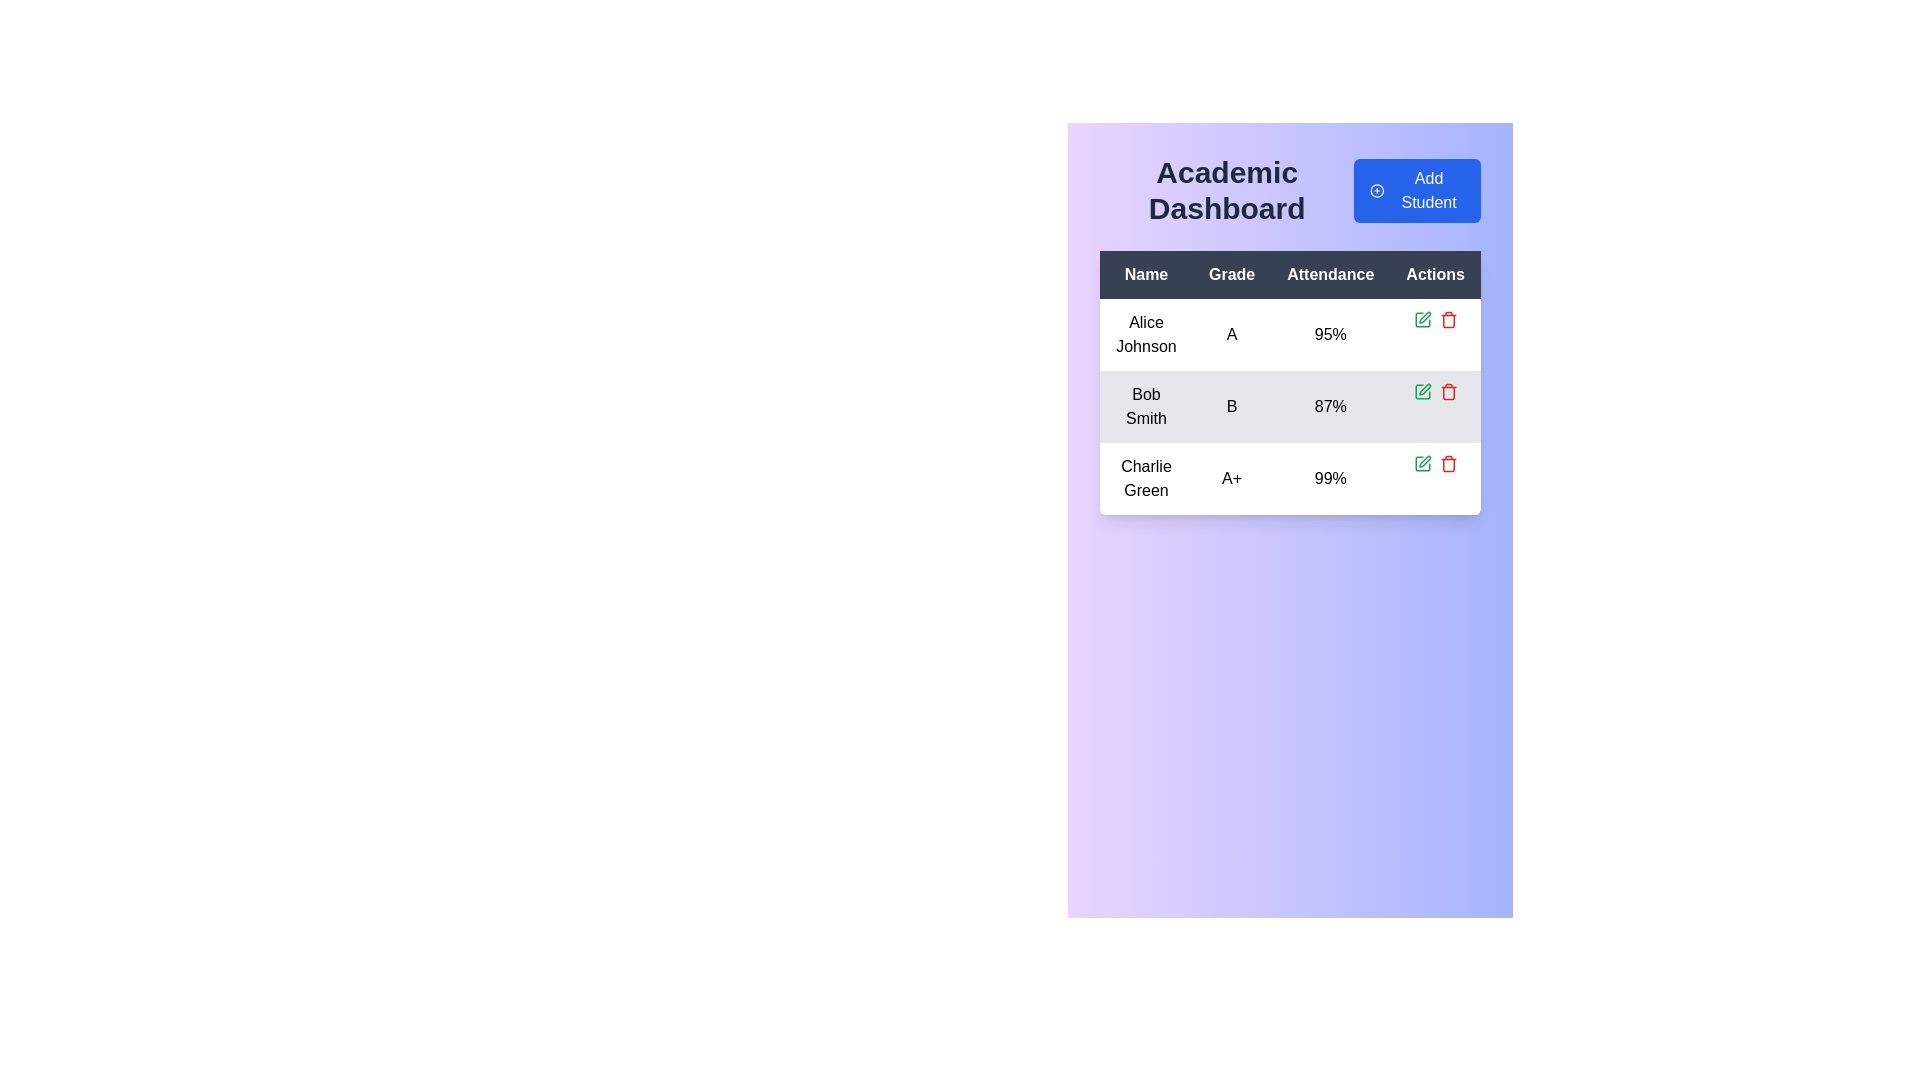 The image size is (1920, 1080). I want to click on the text component displaying the letter 'A' in the 'Grade' column for student Alice Johnson in the Academic Dashboard, so click(1231, 334).